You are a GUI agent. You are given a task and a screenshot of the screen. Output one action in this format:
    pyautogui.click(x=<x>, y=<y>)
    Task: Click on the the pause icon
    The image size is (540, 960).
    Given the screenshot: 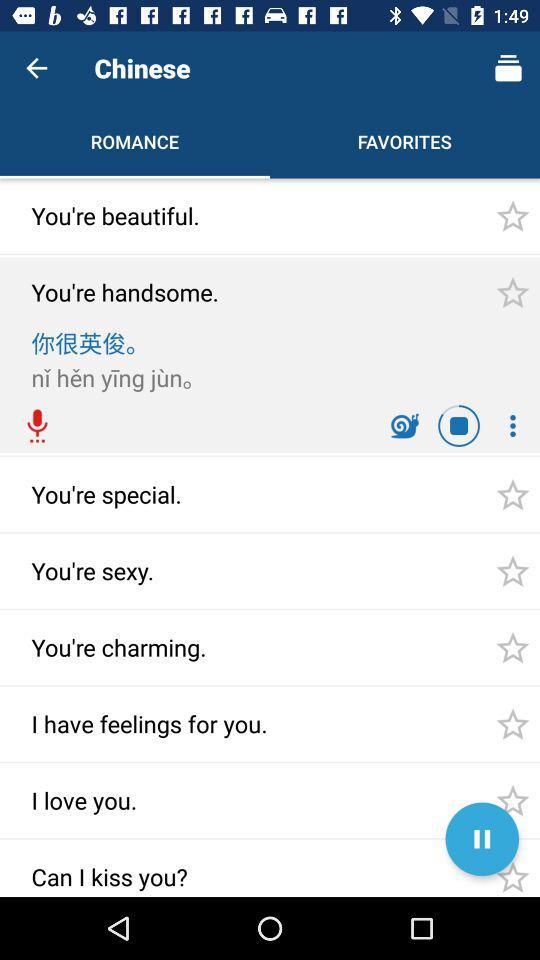 What is the action you would take?
    pyautogui.click(x=481, y=839)
    